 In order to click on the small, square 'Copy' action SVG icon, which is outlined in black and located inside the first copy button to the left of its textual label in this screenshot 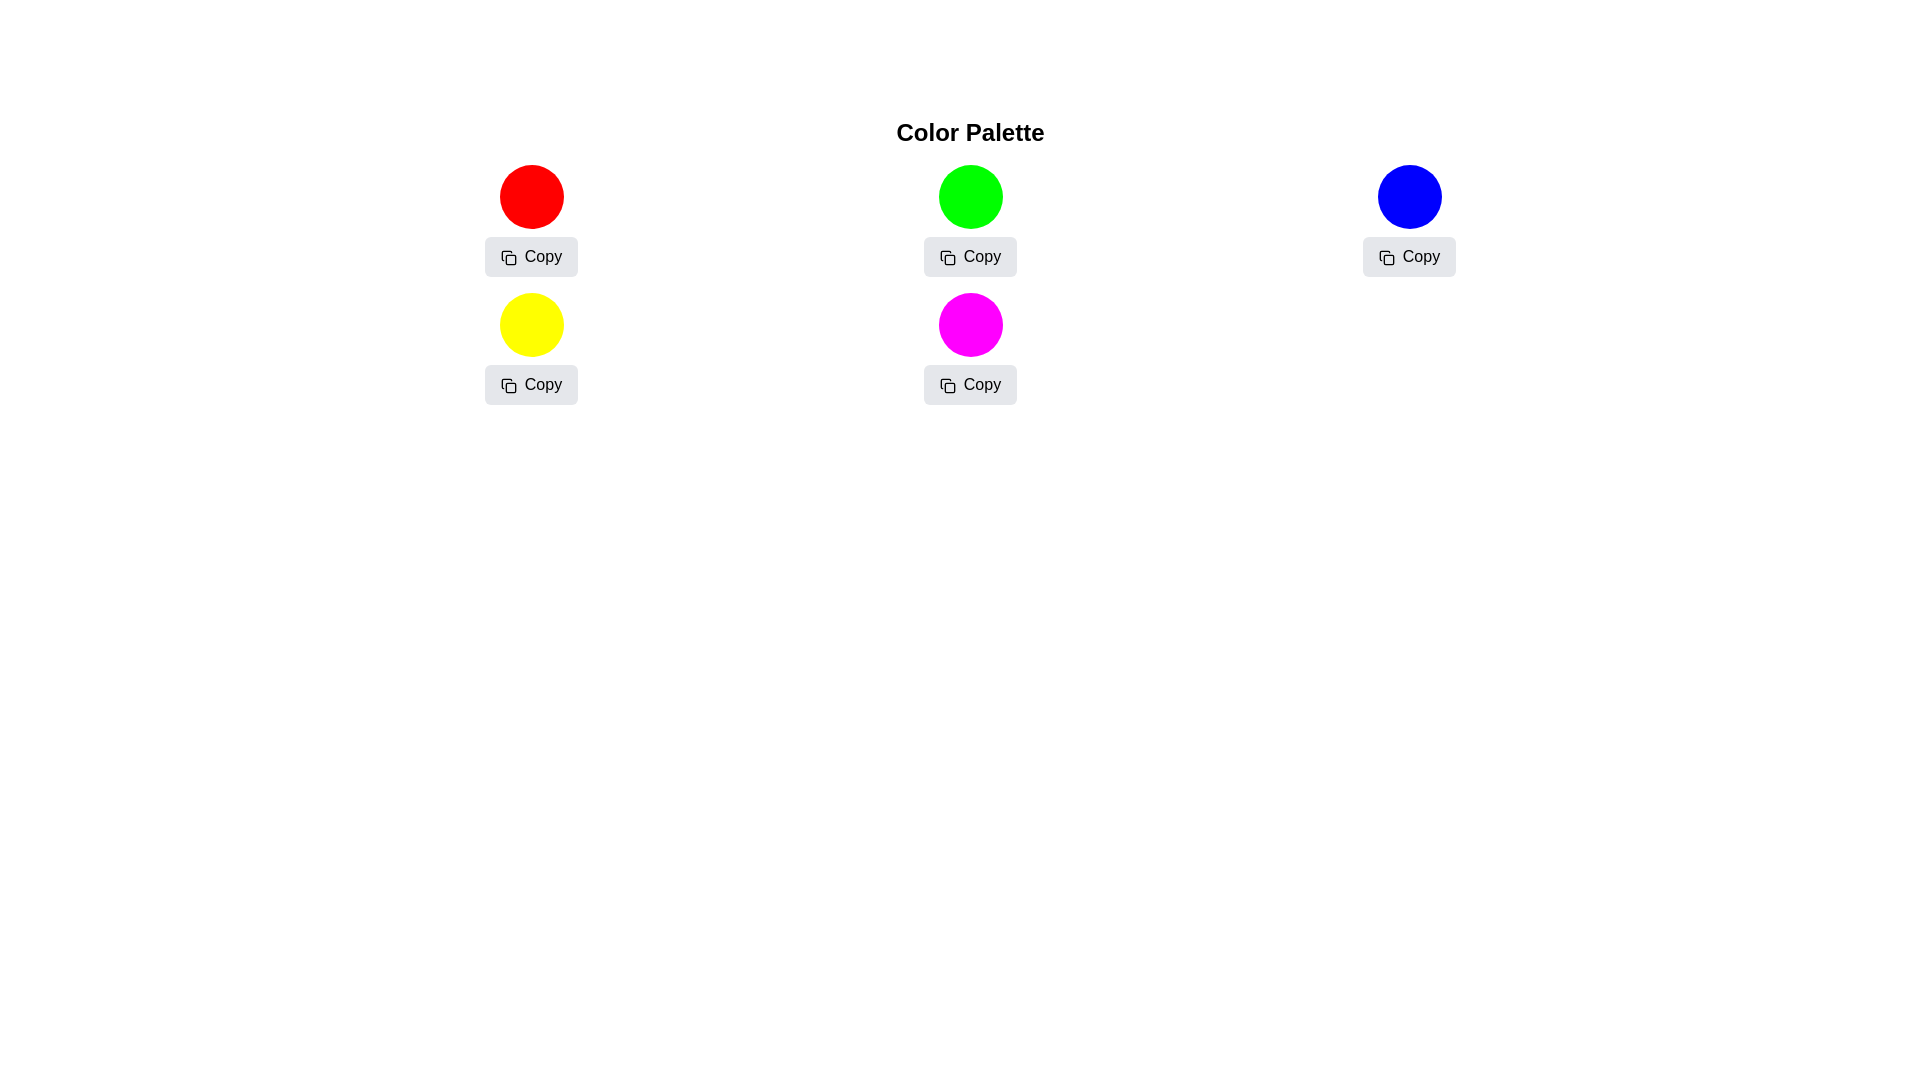, I will do `click(508, 256)`.